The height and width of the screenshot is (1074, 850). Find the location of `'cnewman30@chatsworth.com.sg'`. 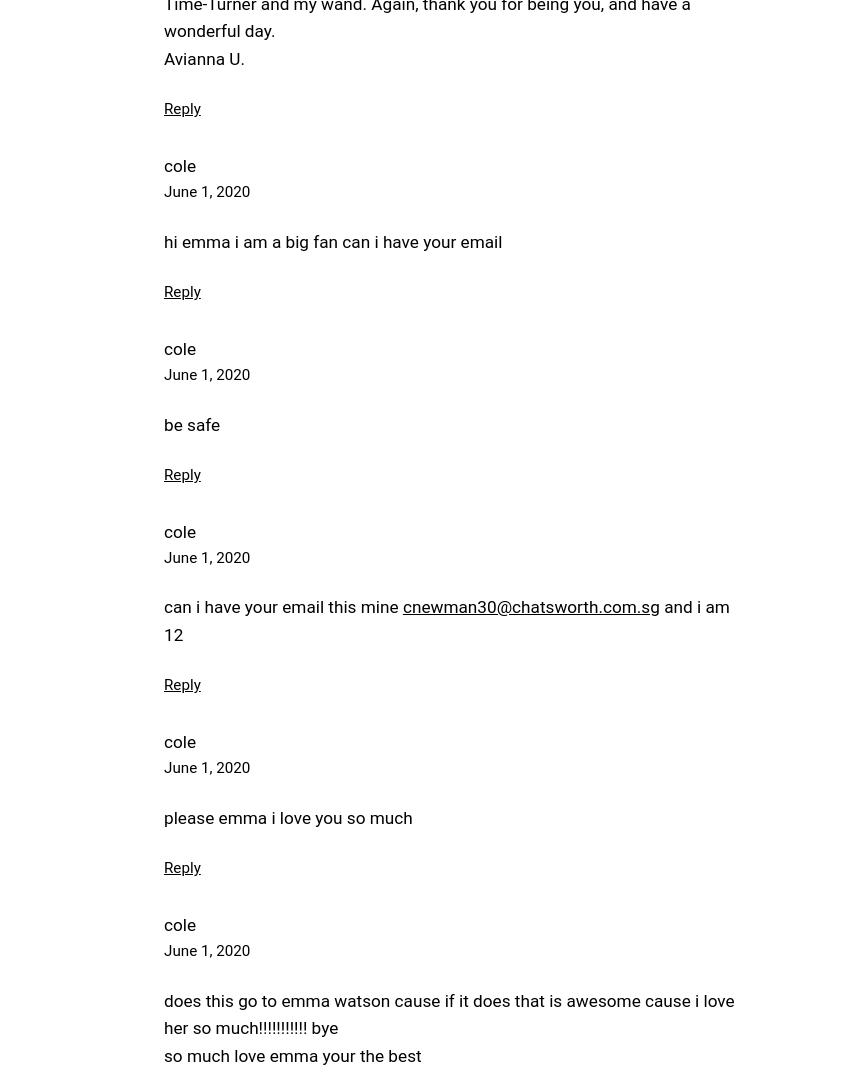

'cnewman30@chatsworth.com.sg' is located at coordinates (529, 607).